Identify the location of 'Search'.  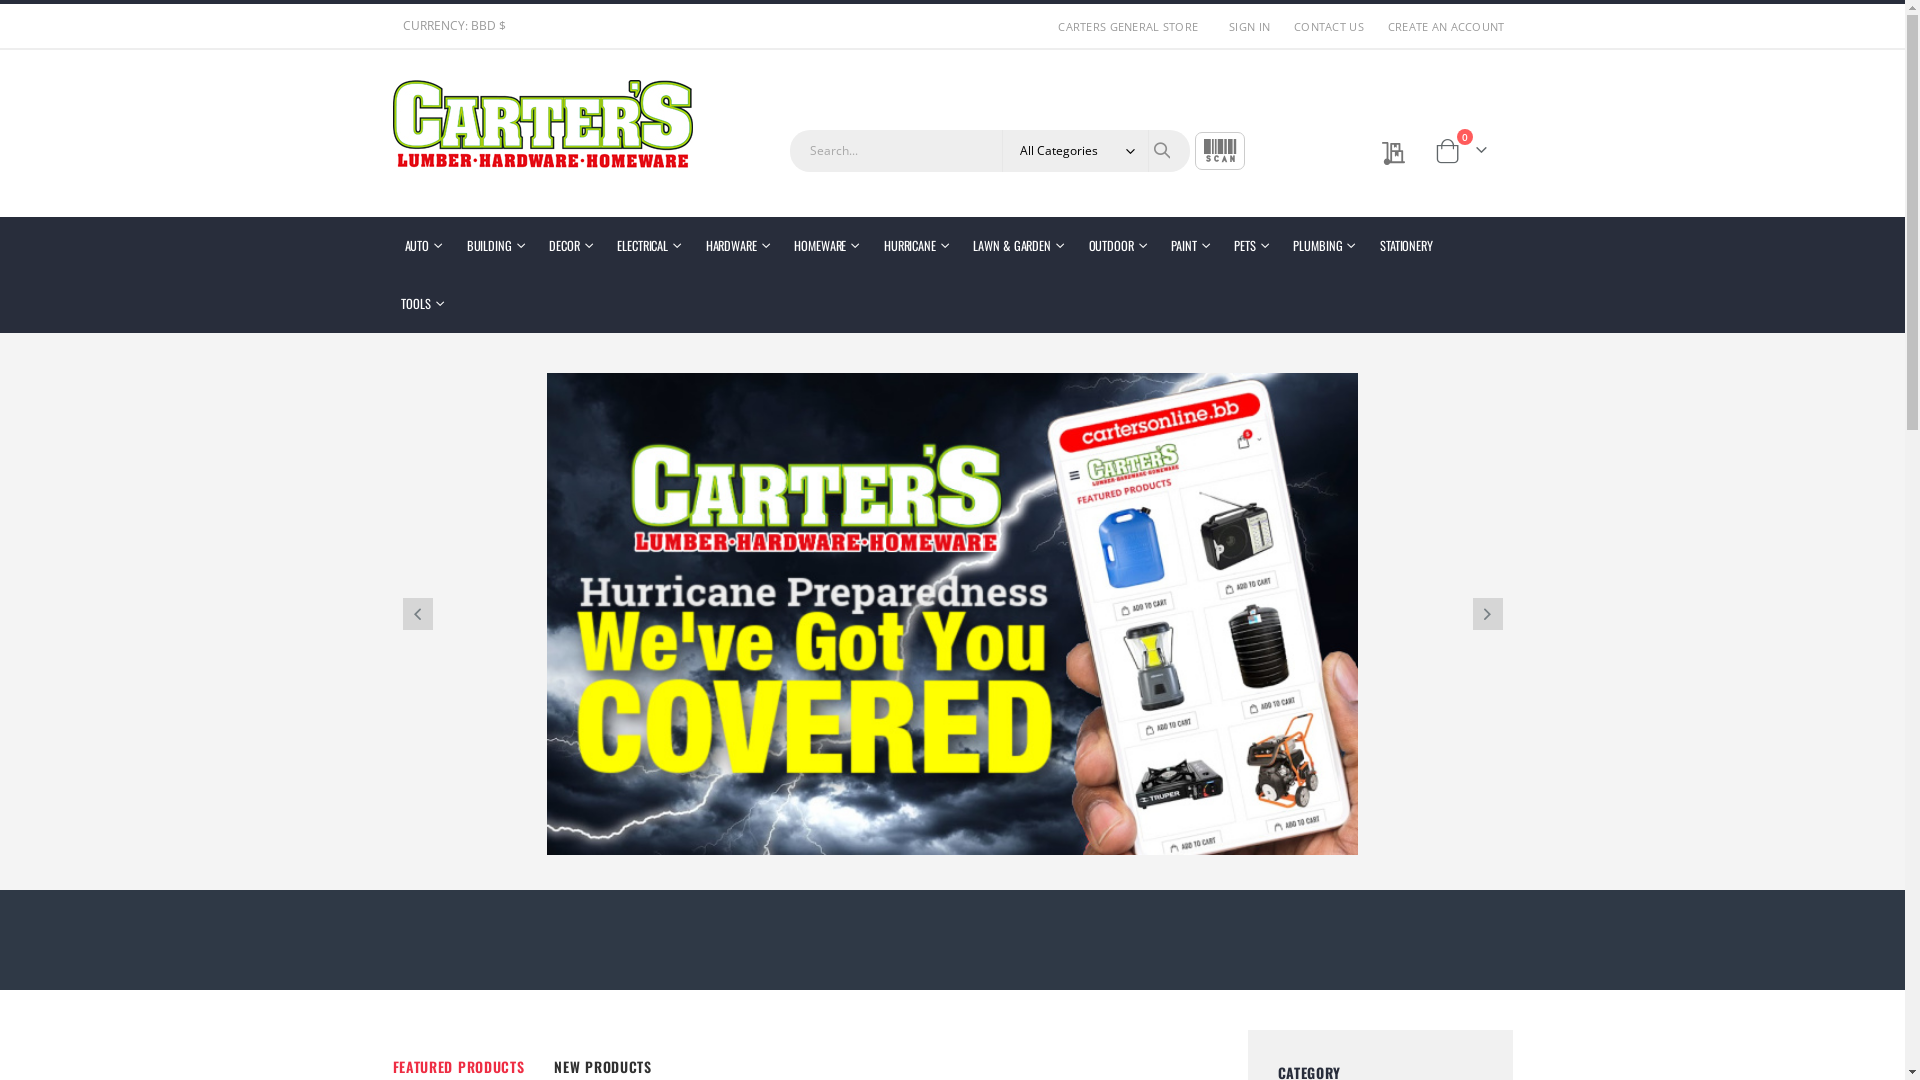
(1161, 149).